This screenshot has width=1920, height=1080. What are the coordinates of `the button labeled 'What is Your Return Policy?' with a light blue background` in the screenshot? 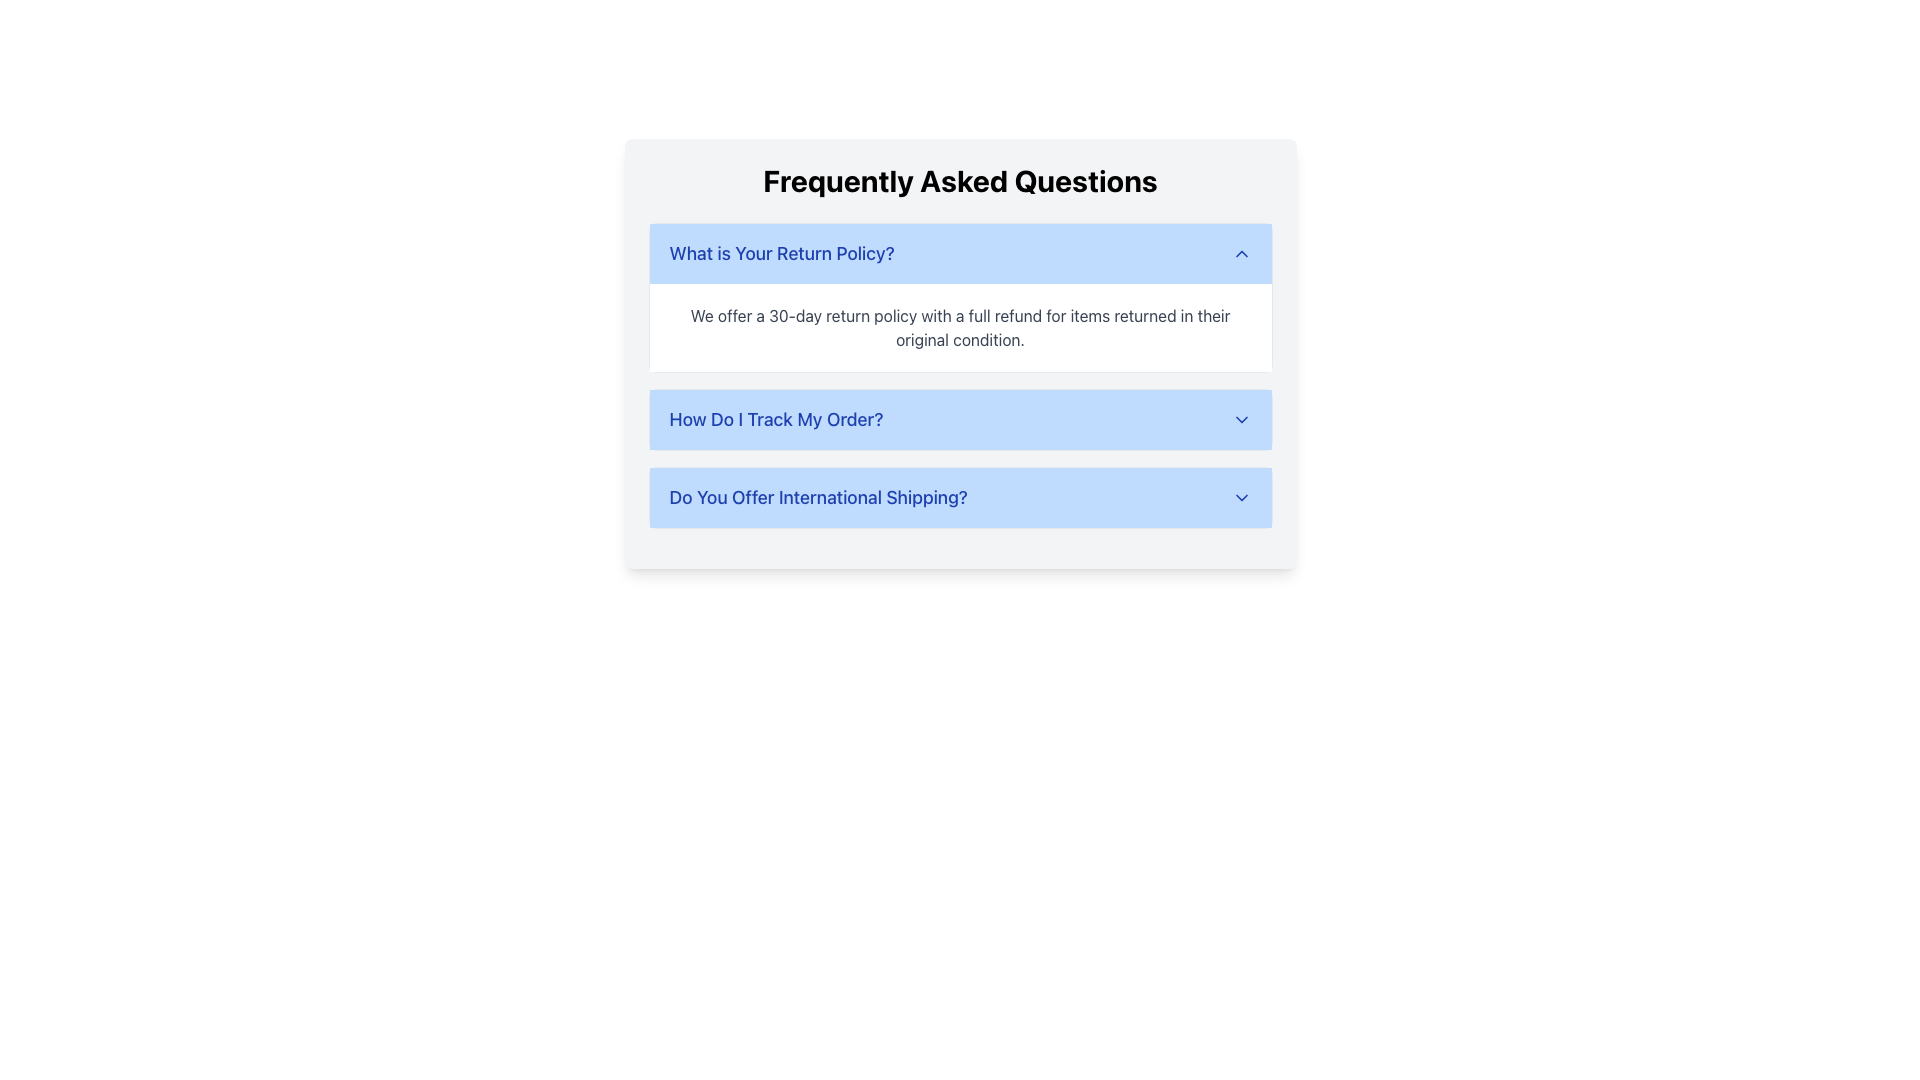 It's located at (960, 253).